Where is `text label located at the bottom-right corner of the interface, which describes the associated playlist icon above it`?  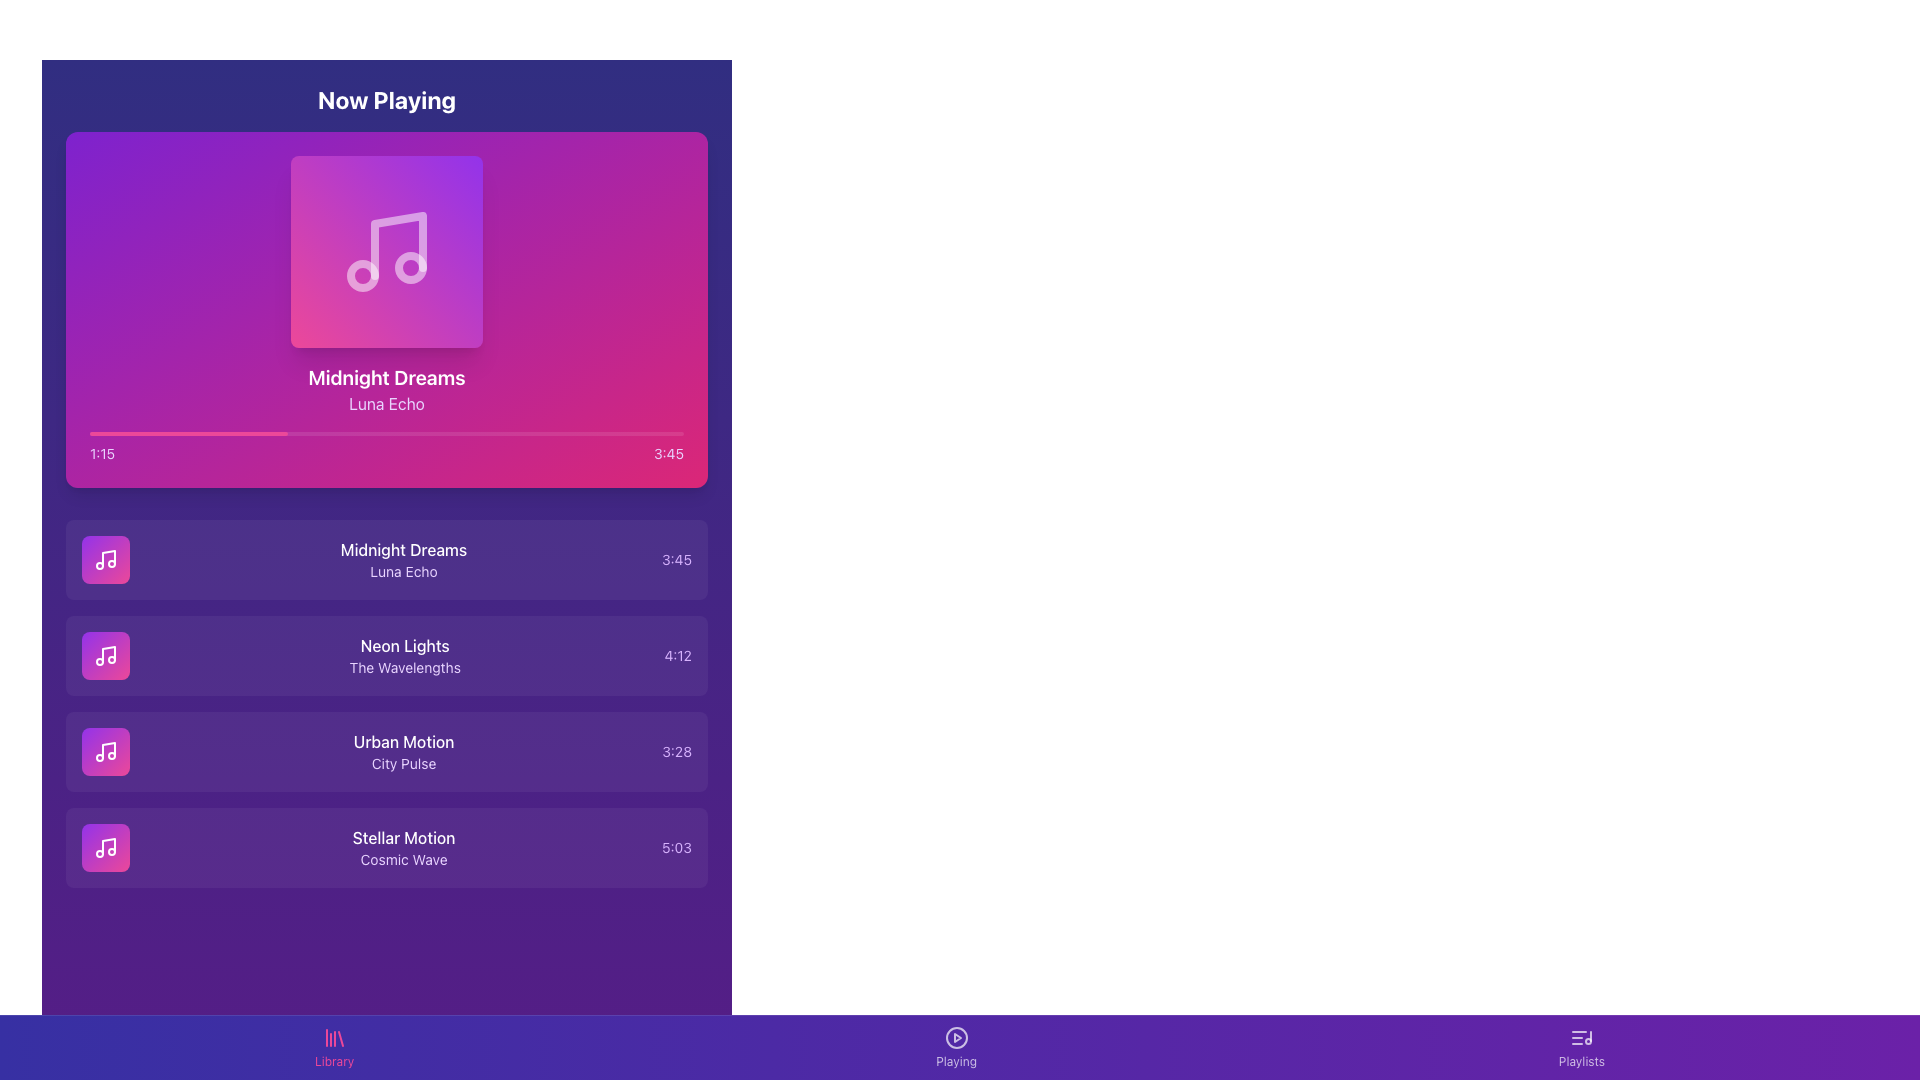
text label located at the bottom-right corner of the interface, which describes the associated playlist icon above it is located at coordinates (1580, 1060).